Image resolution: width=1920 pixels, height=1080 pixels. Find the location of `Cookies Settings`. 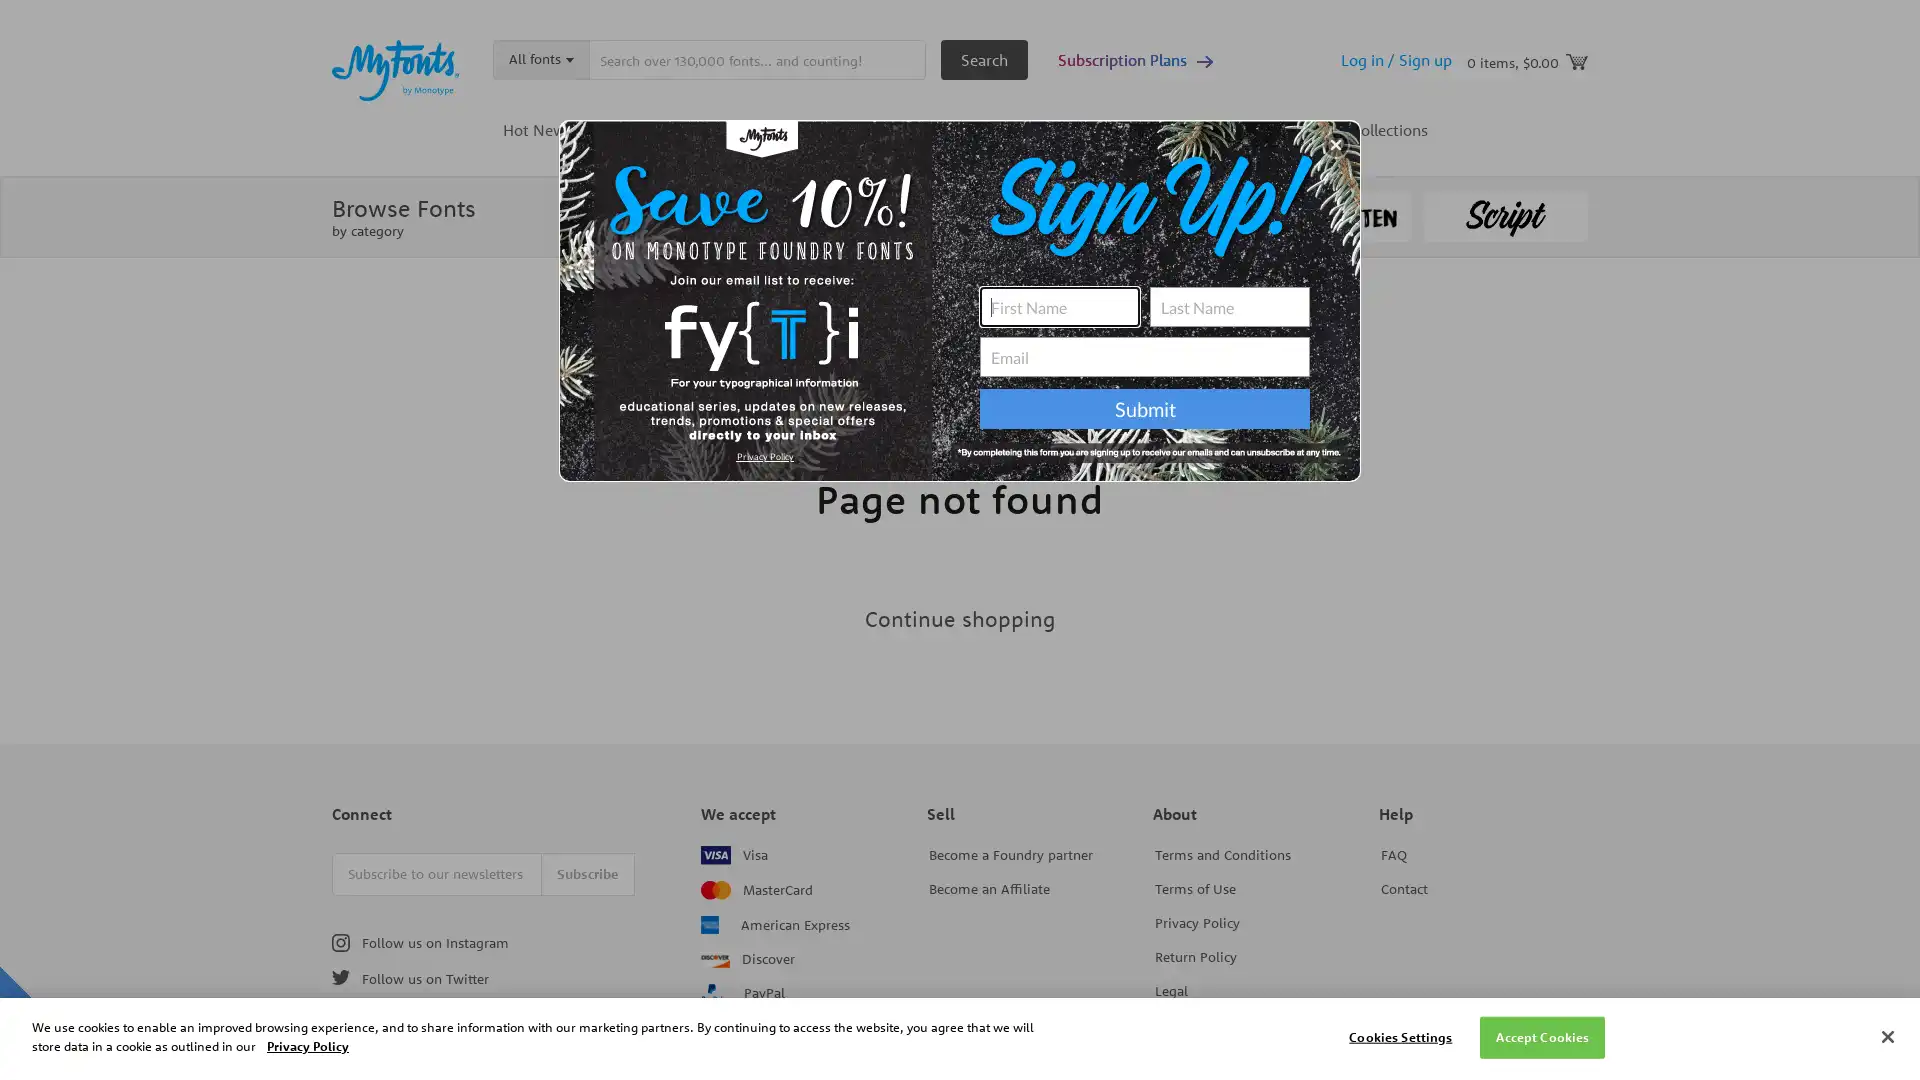

Cookies Settings is located at coordinates (1399, 1036).